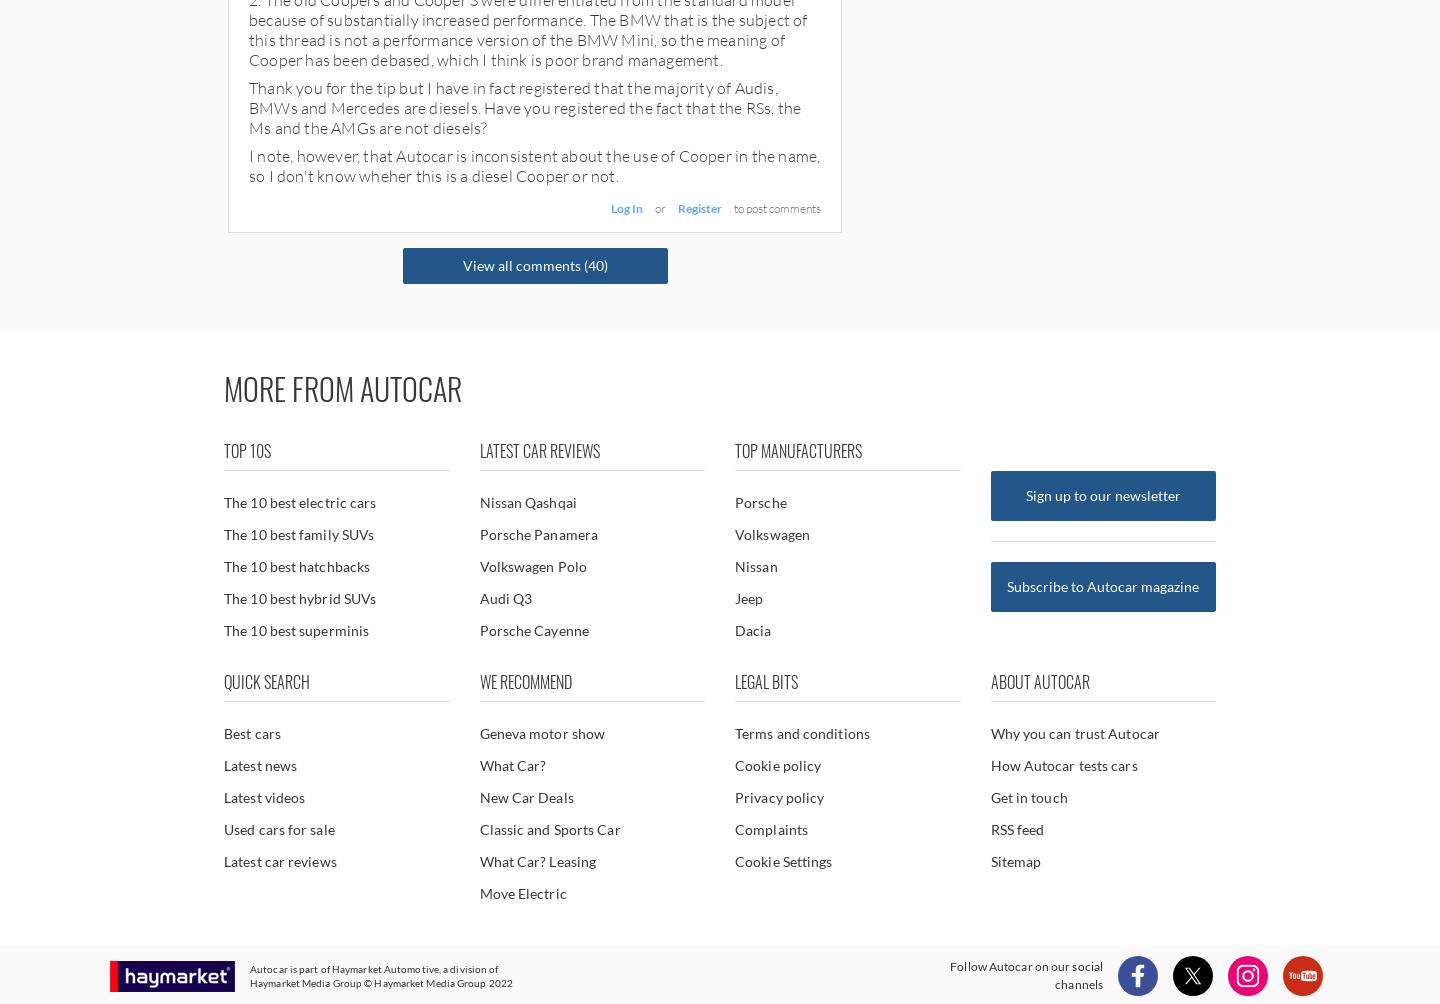 The width and height of the screenshot is (1440, 1004). I want to click on 'New Car Deals', so click(478, 797).